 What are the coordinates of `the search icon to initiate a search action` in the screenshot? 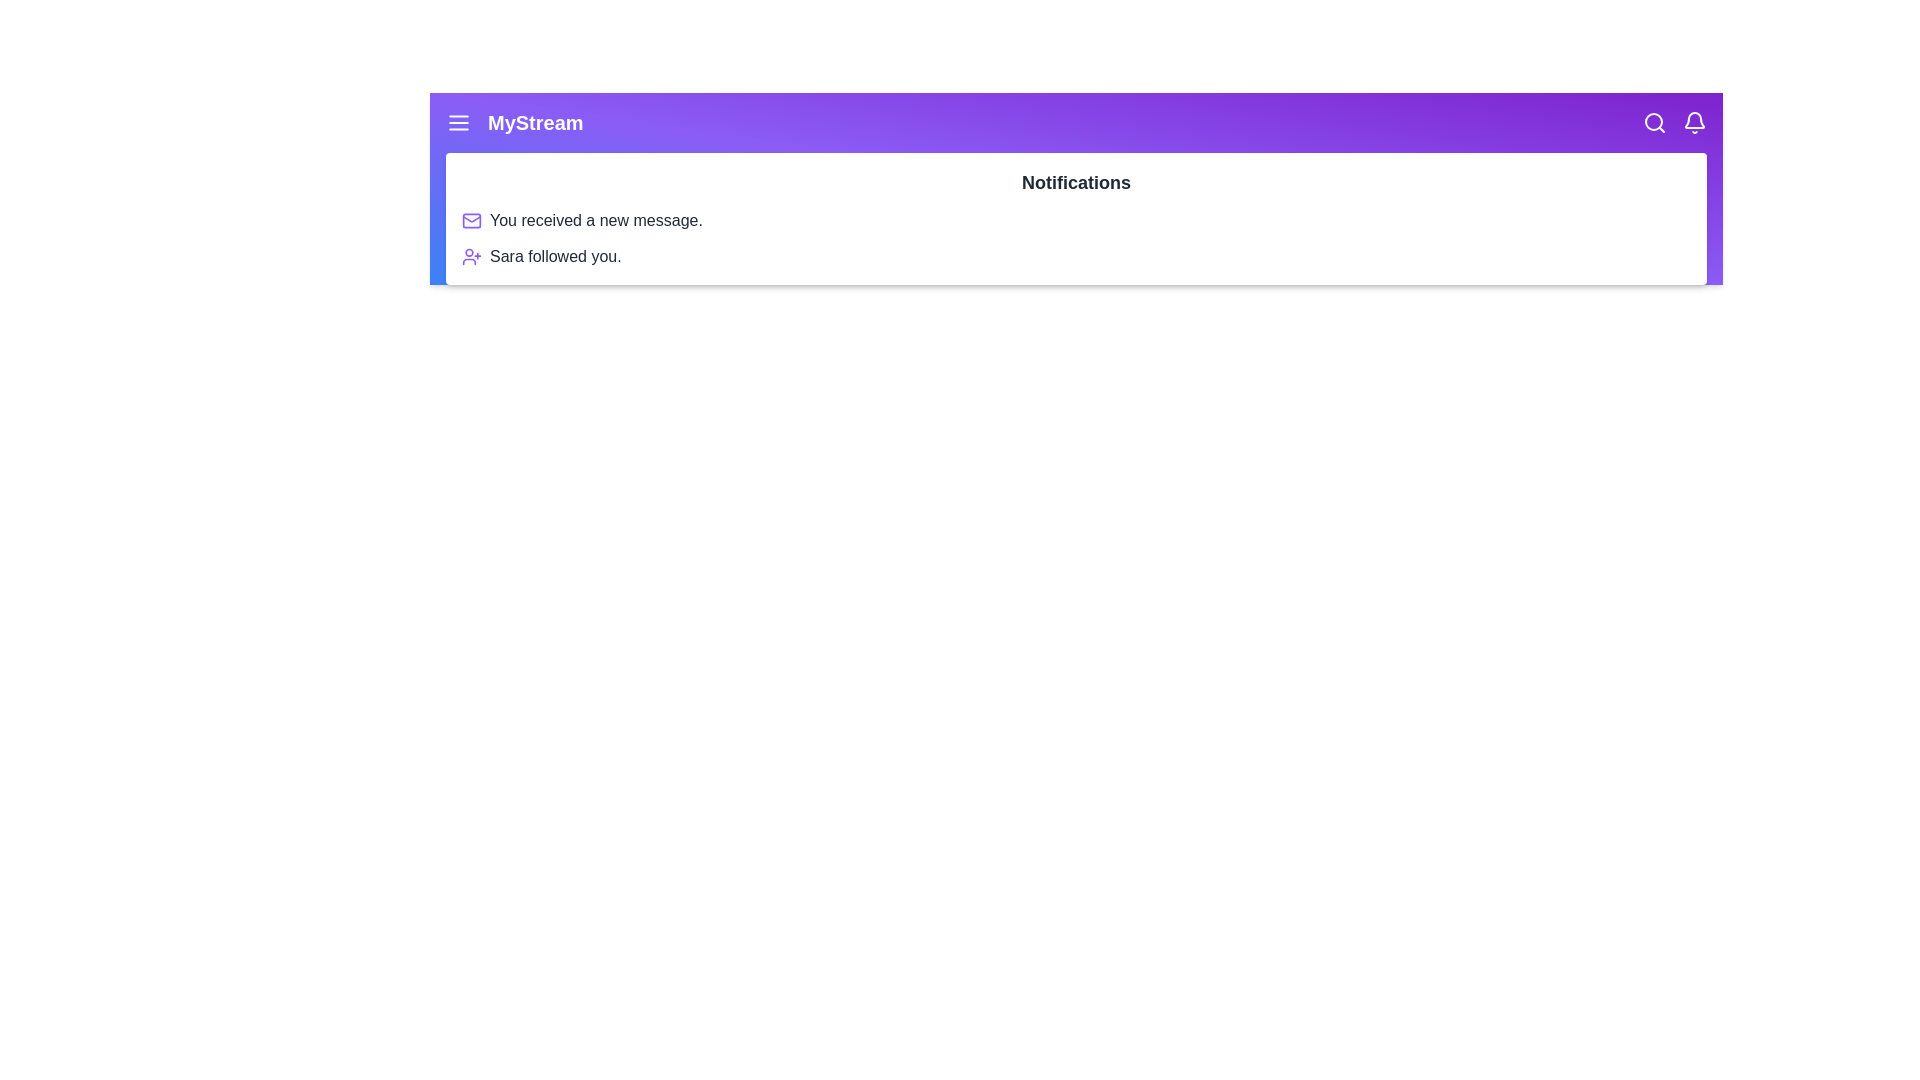 It's located at (1655, 123).